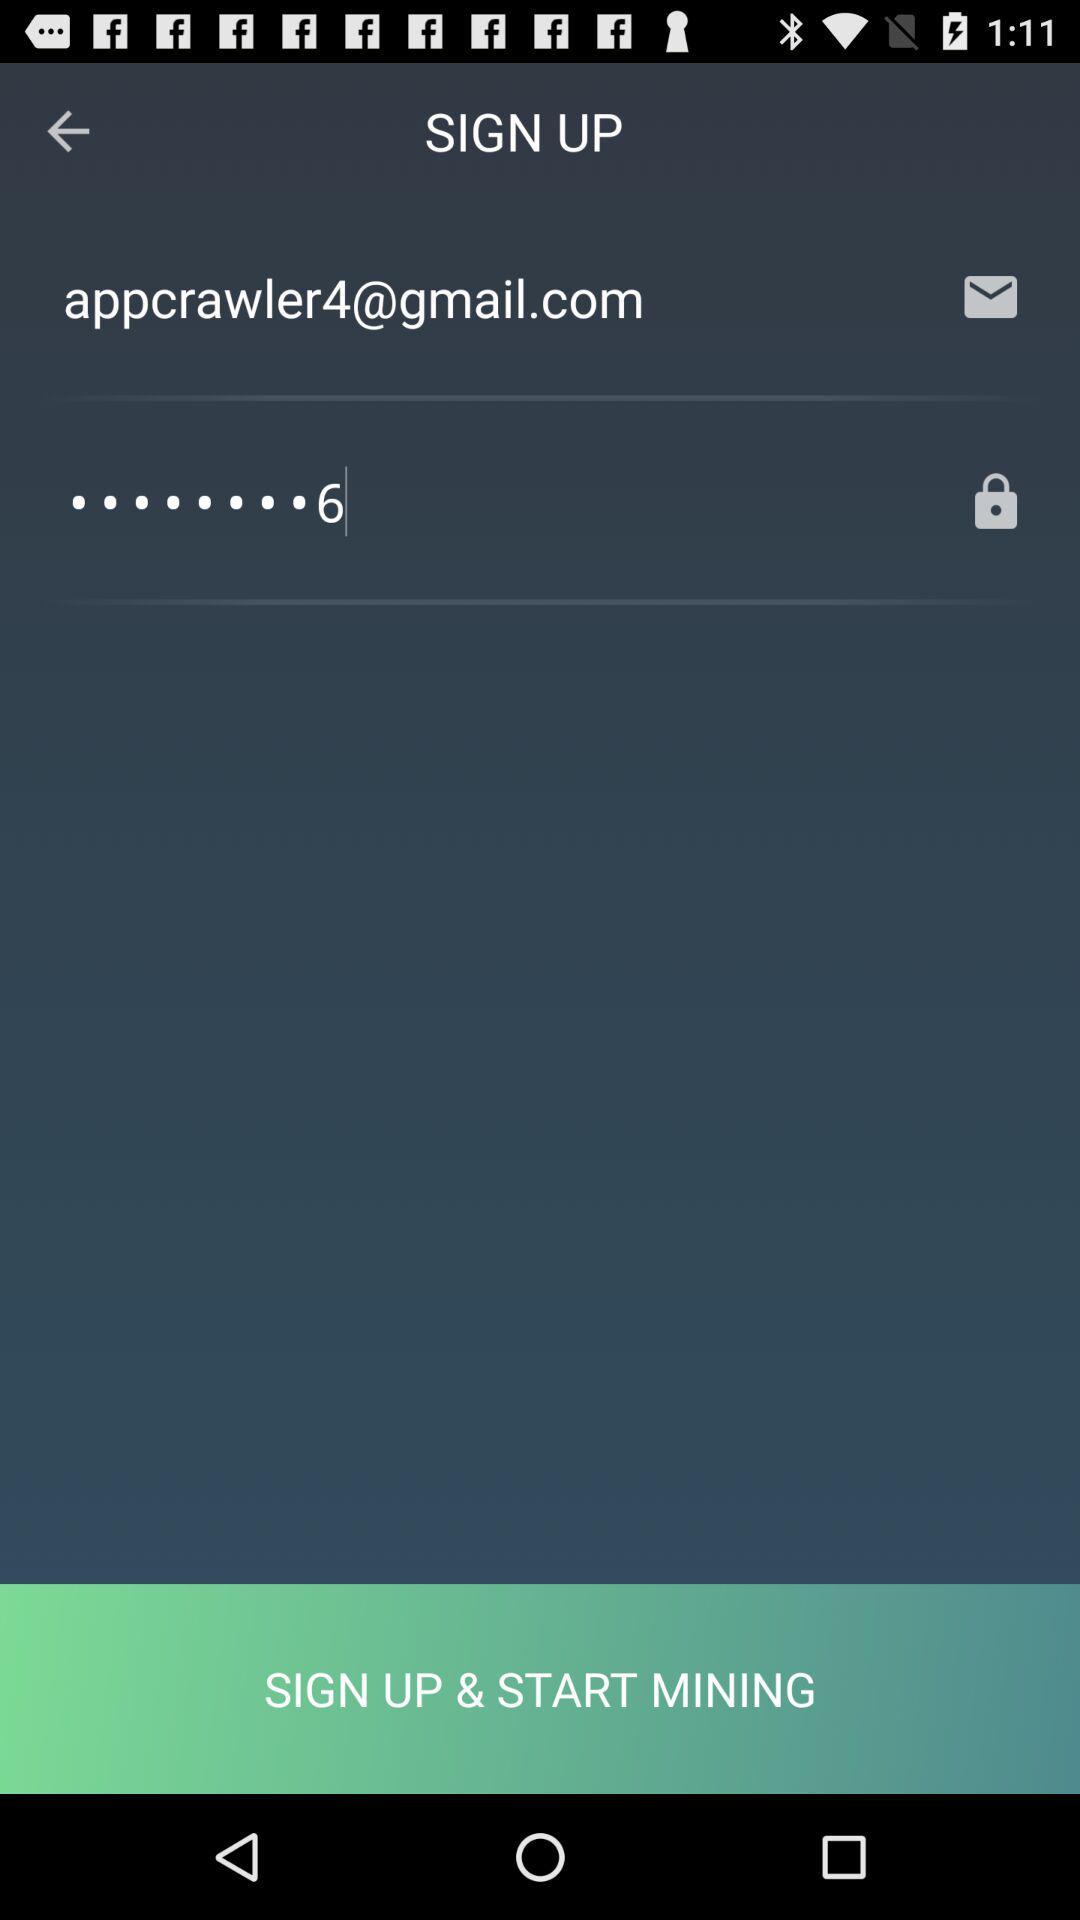 This screenshot has height=1920, width=1080. I want to click on the arrow_backward icon, so click(67, 139).